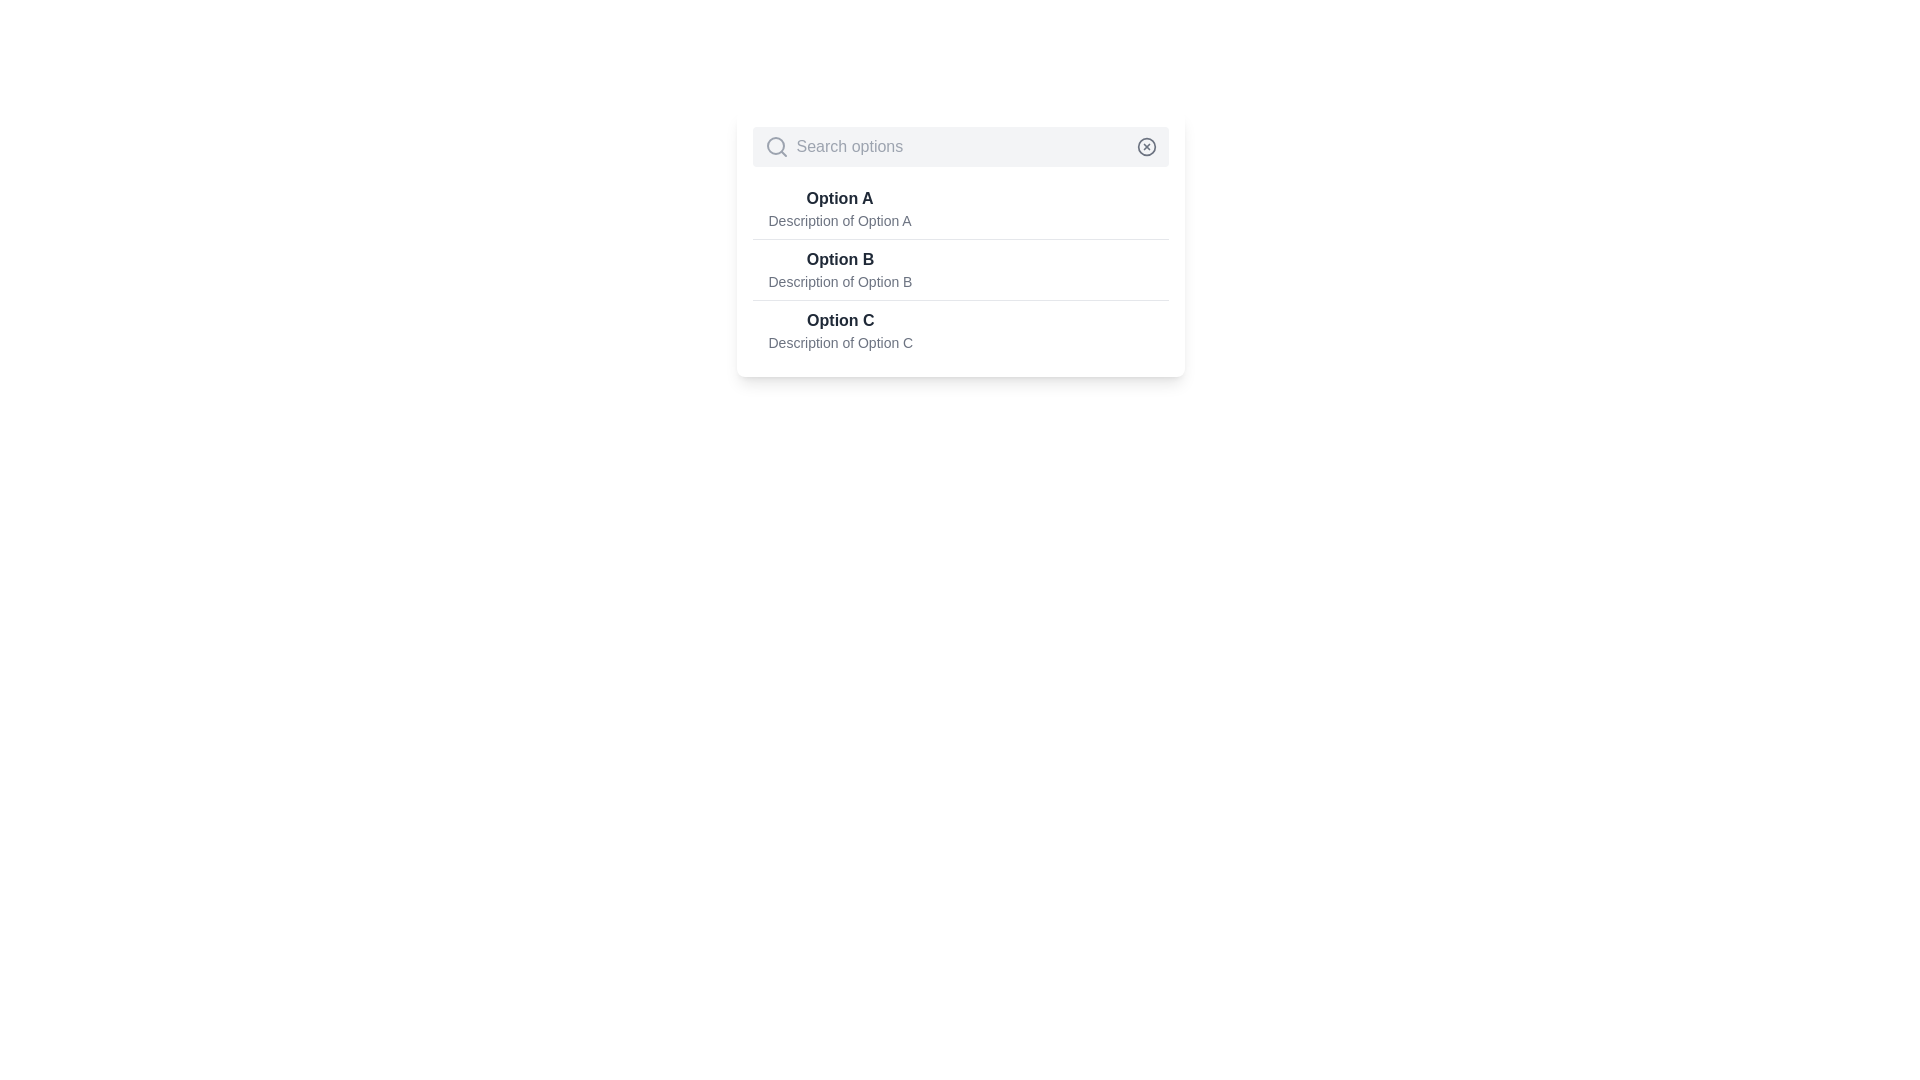 The width and height of the screenshot is (1920, 1080). Describe the element at coordinates (840, 258) in the screenshot. I see `the selectable option in the dropdown menu located in the second row, between 'Option A' and 'Option C'` at that location.